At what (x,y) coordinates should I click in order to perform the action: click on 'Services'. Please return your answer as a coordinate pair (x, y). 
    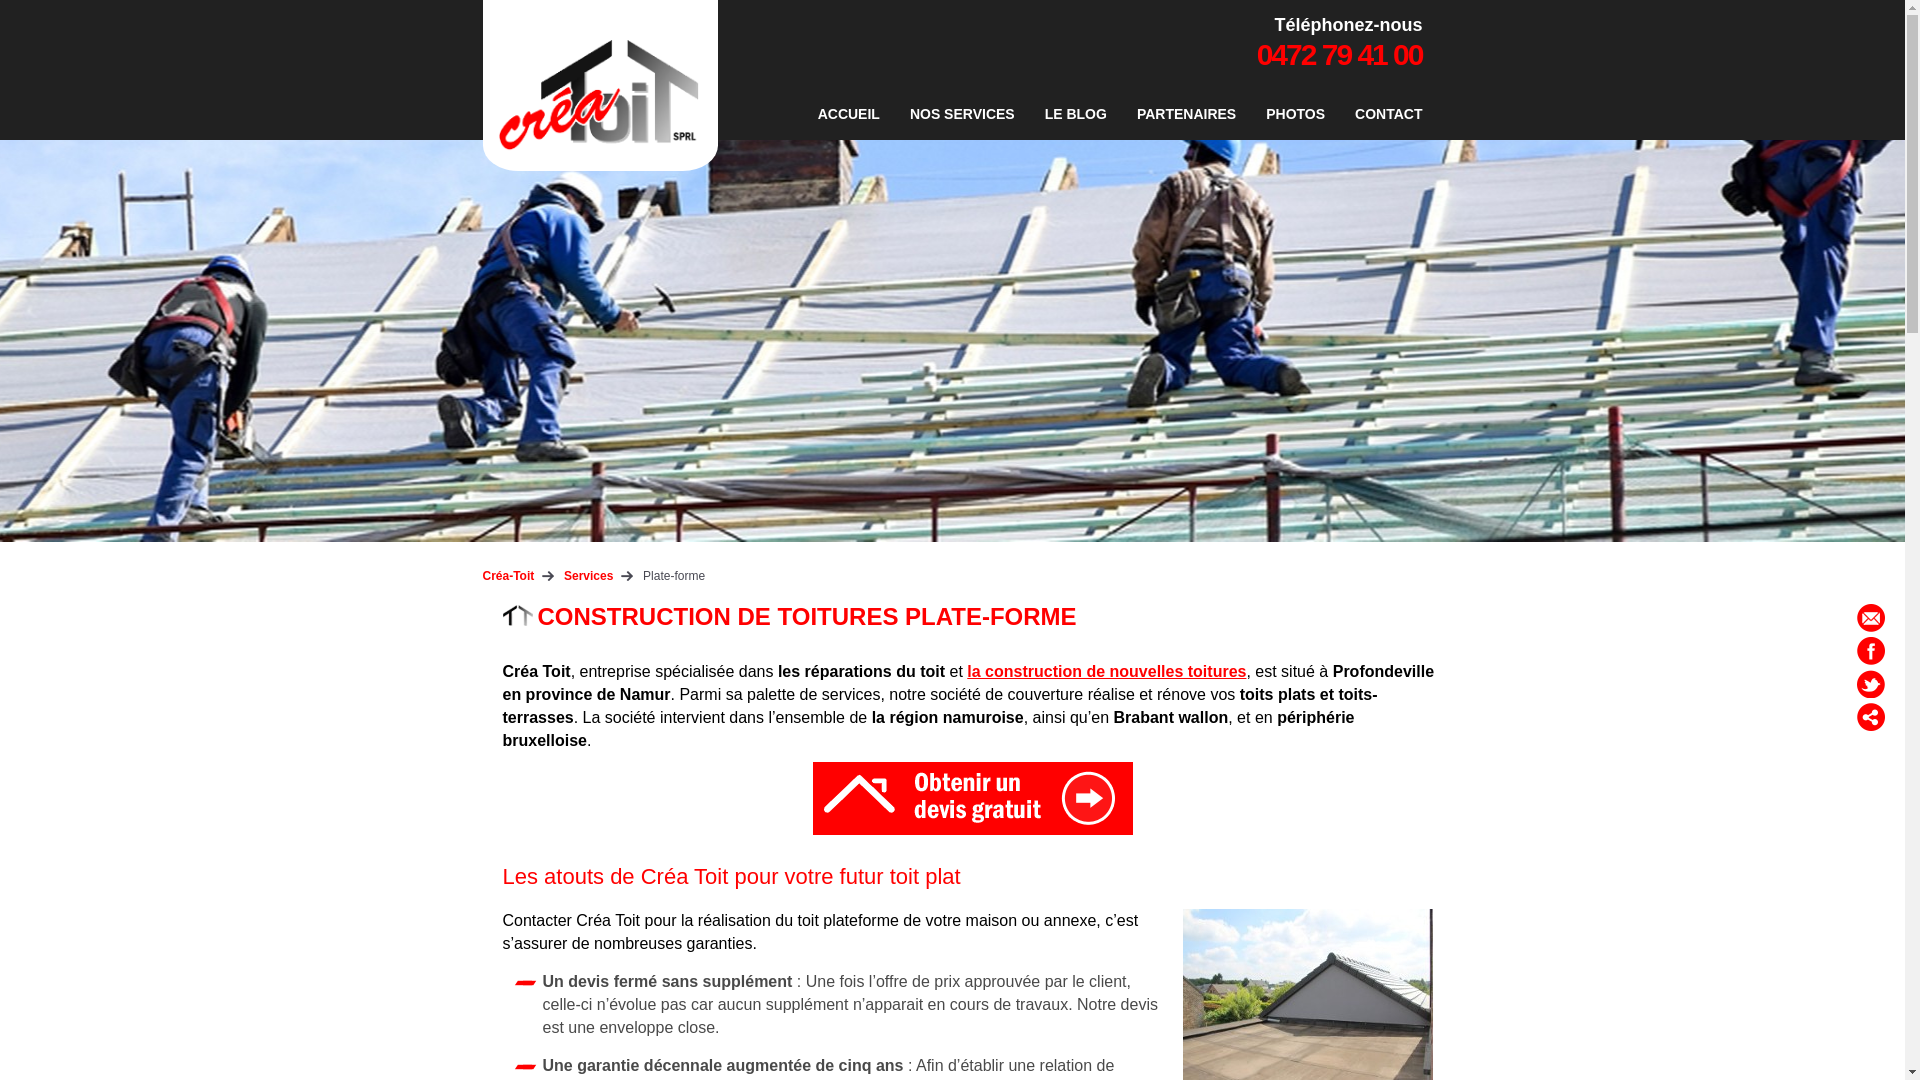
    Looking at the image, I should click on (563, 575).